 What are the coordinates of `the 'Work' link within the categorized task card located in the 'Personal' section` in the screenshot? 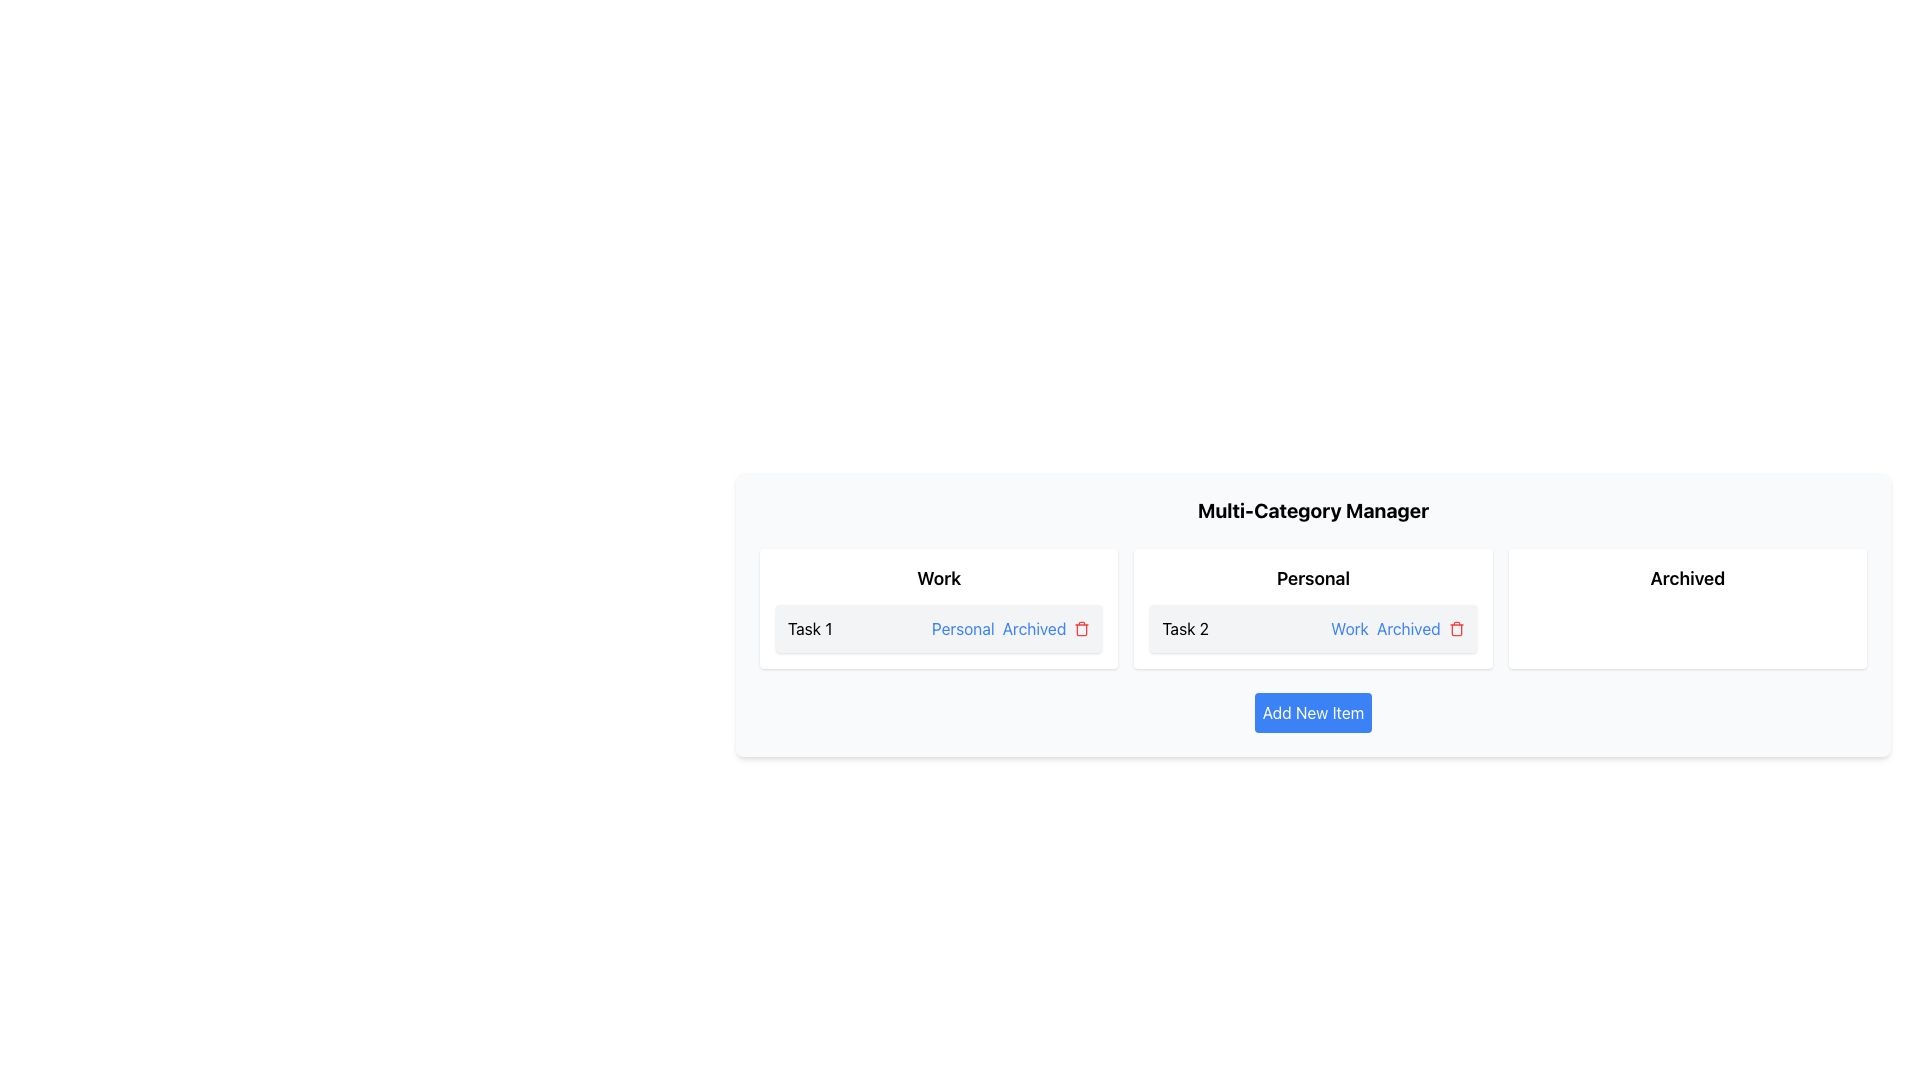 It's located at (1313, 608).